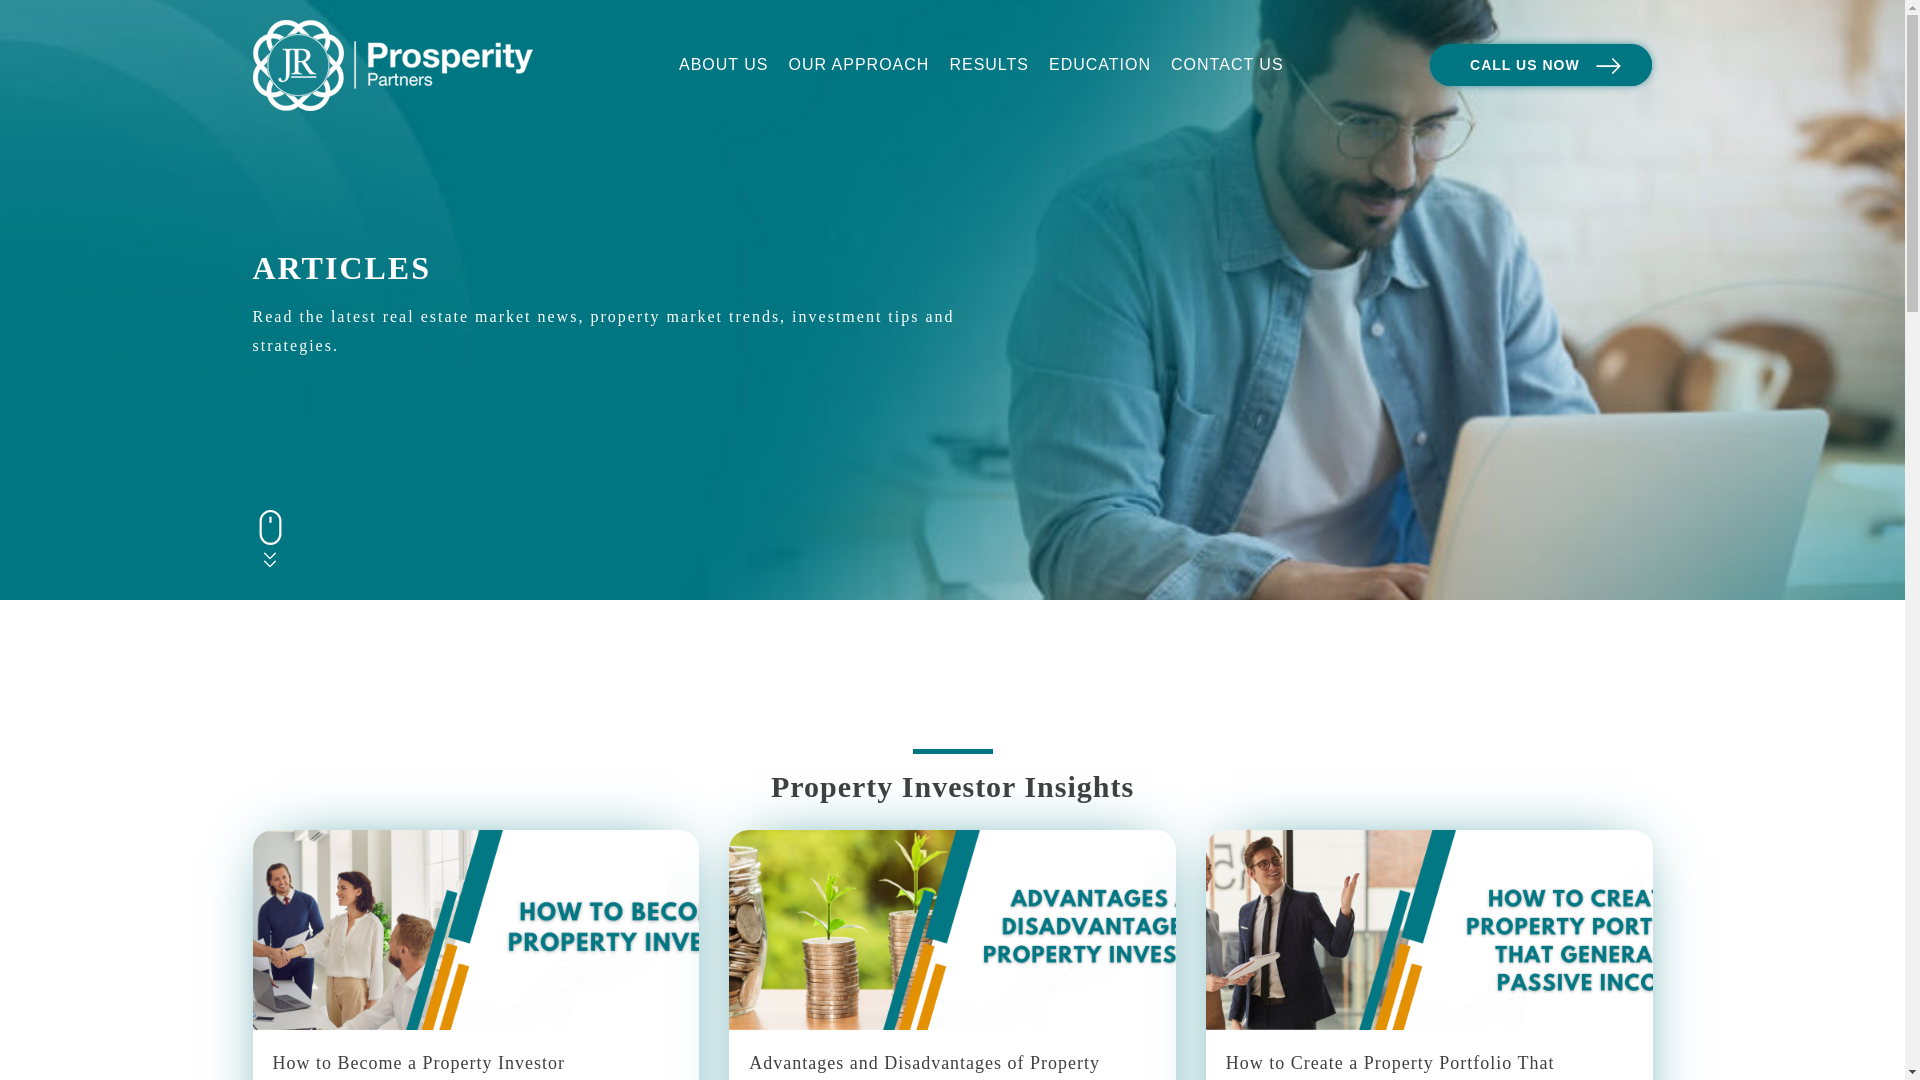 This screenshot has height=1080, width=1920. What do you see at coordinates (723, 64) in the screenshot?
I see `'ABOUT US'` at bounding box center [723, 64].